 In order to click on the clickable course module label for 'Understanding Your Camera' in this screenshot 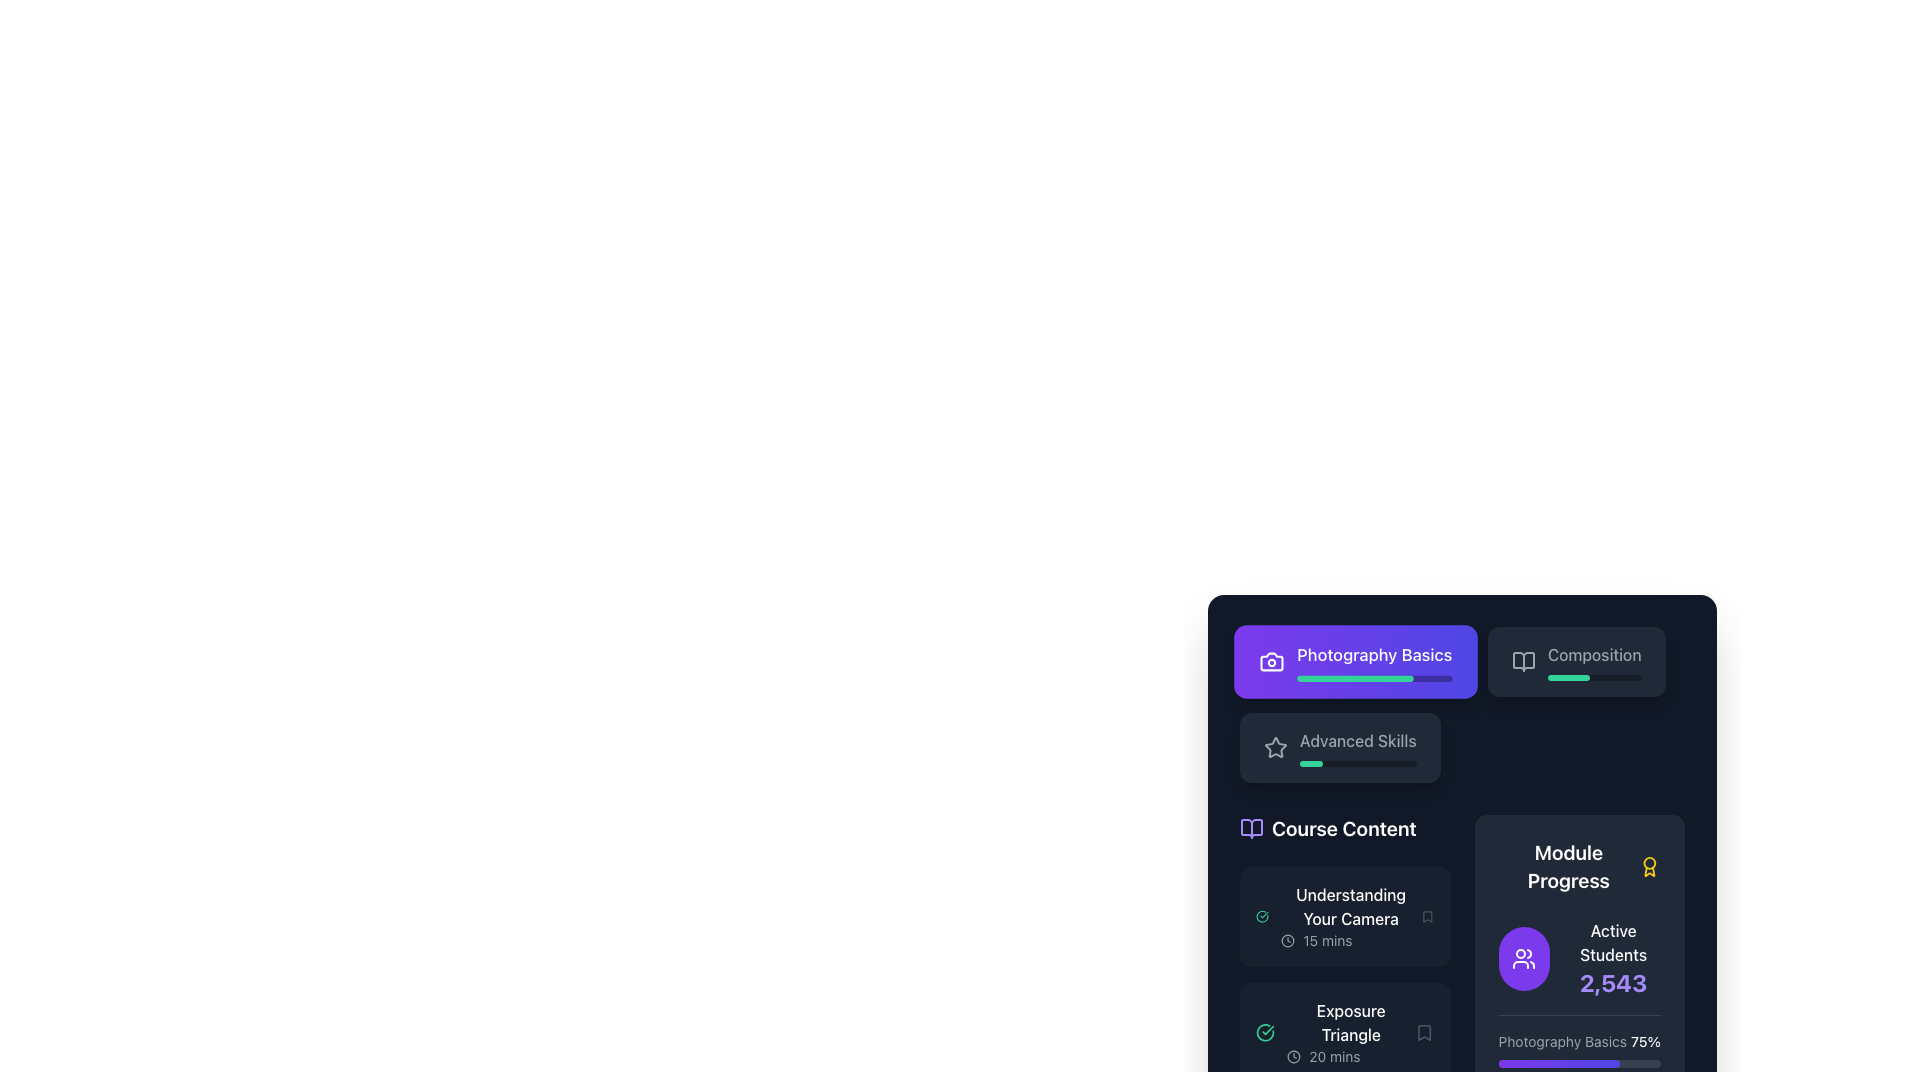, I will do `click(1338, 917)`.